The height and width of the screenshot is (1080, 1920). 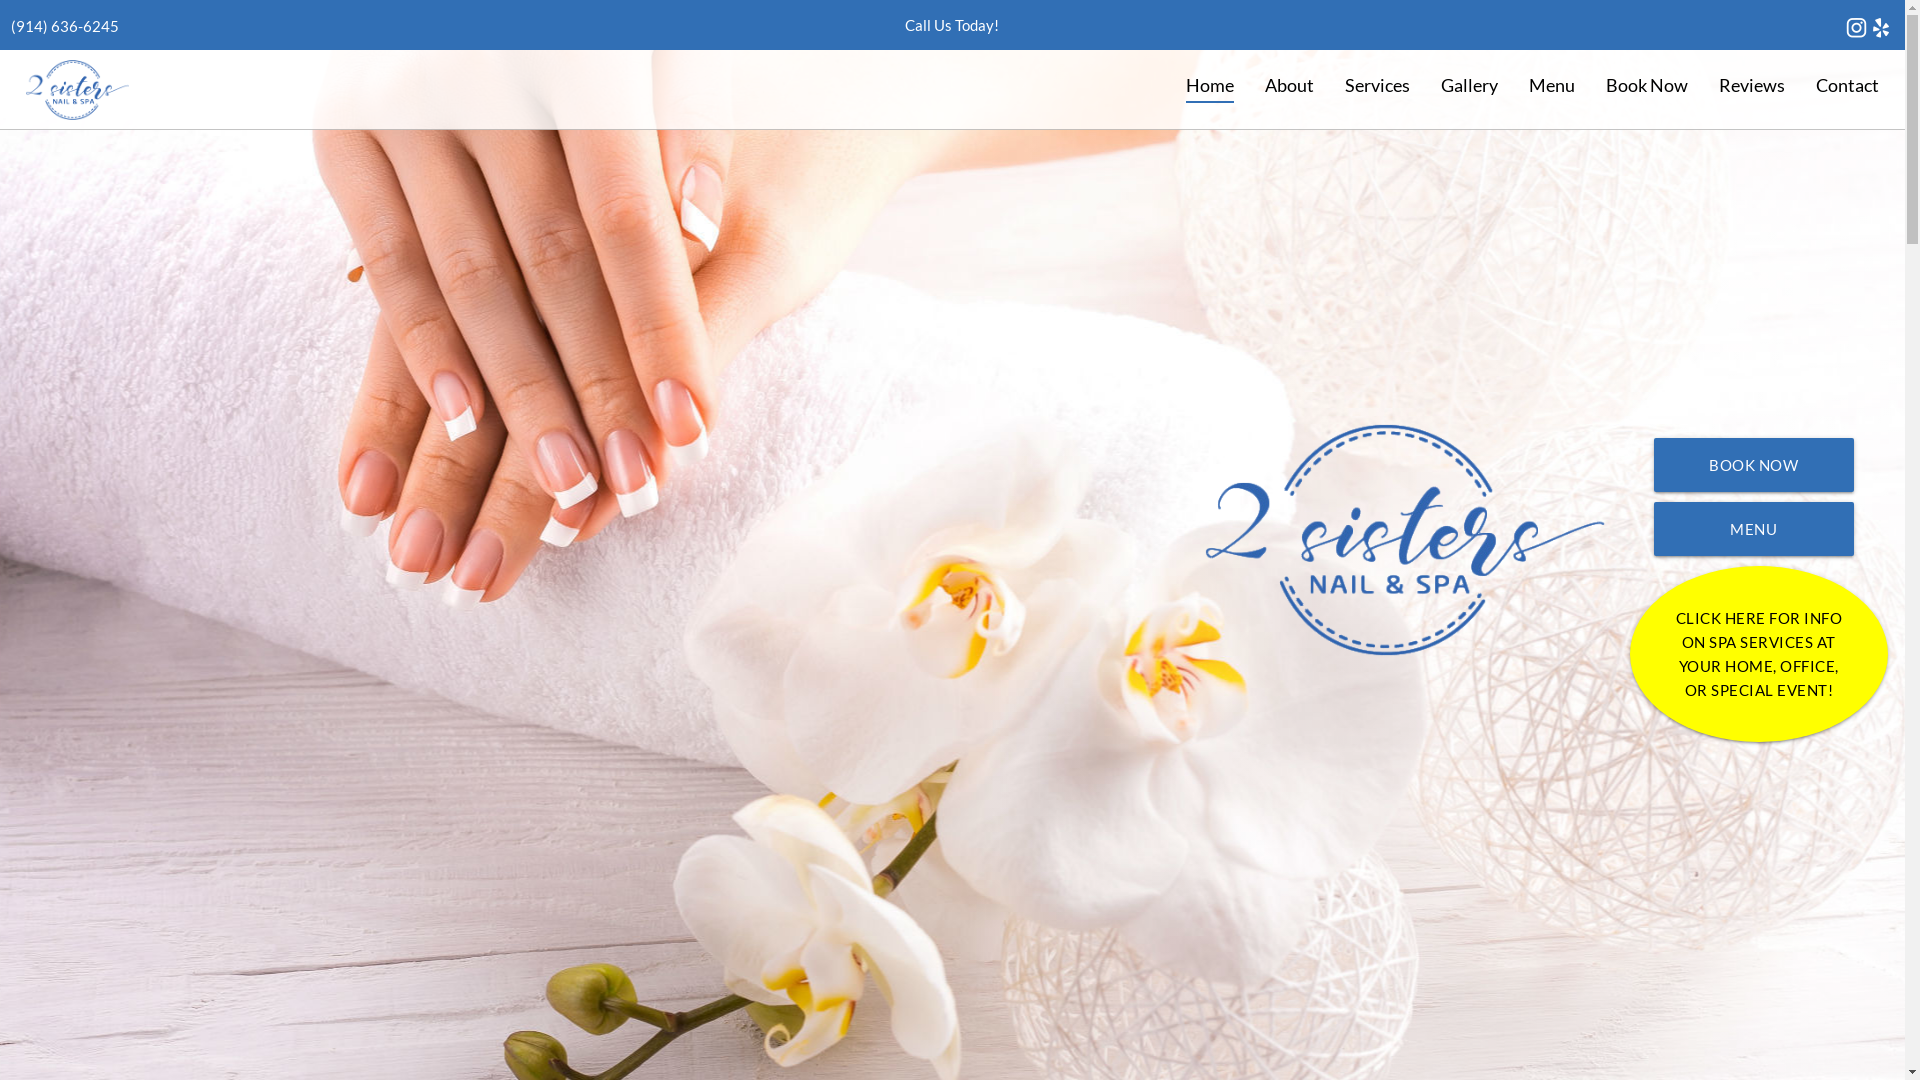 I want to click on 'Gallery', so click(x=1468, y=84).